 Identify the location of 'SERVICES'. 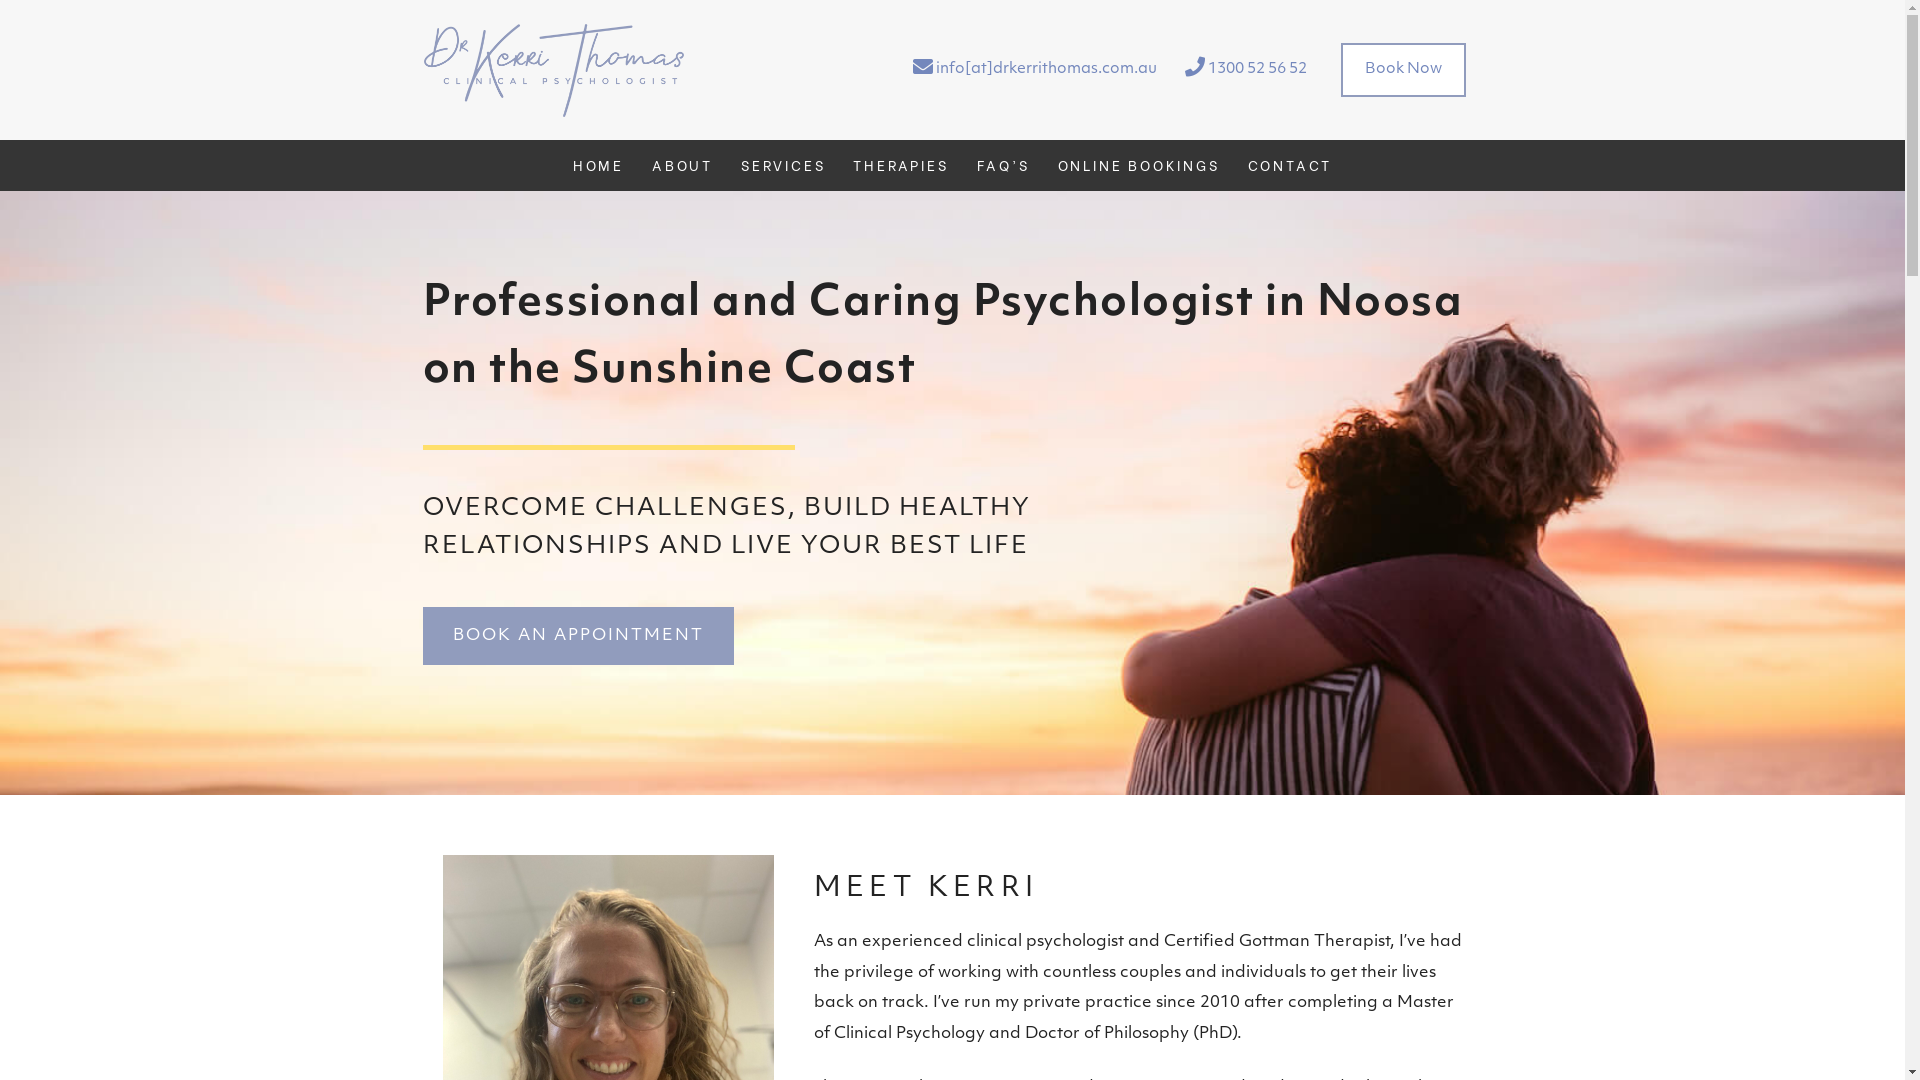
(728, 164).